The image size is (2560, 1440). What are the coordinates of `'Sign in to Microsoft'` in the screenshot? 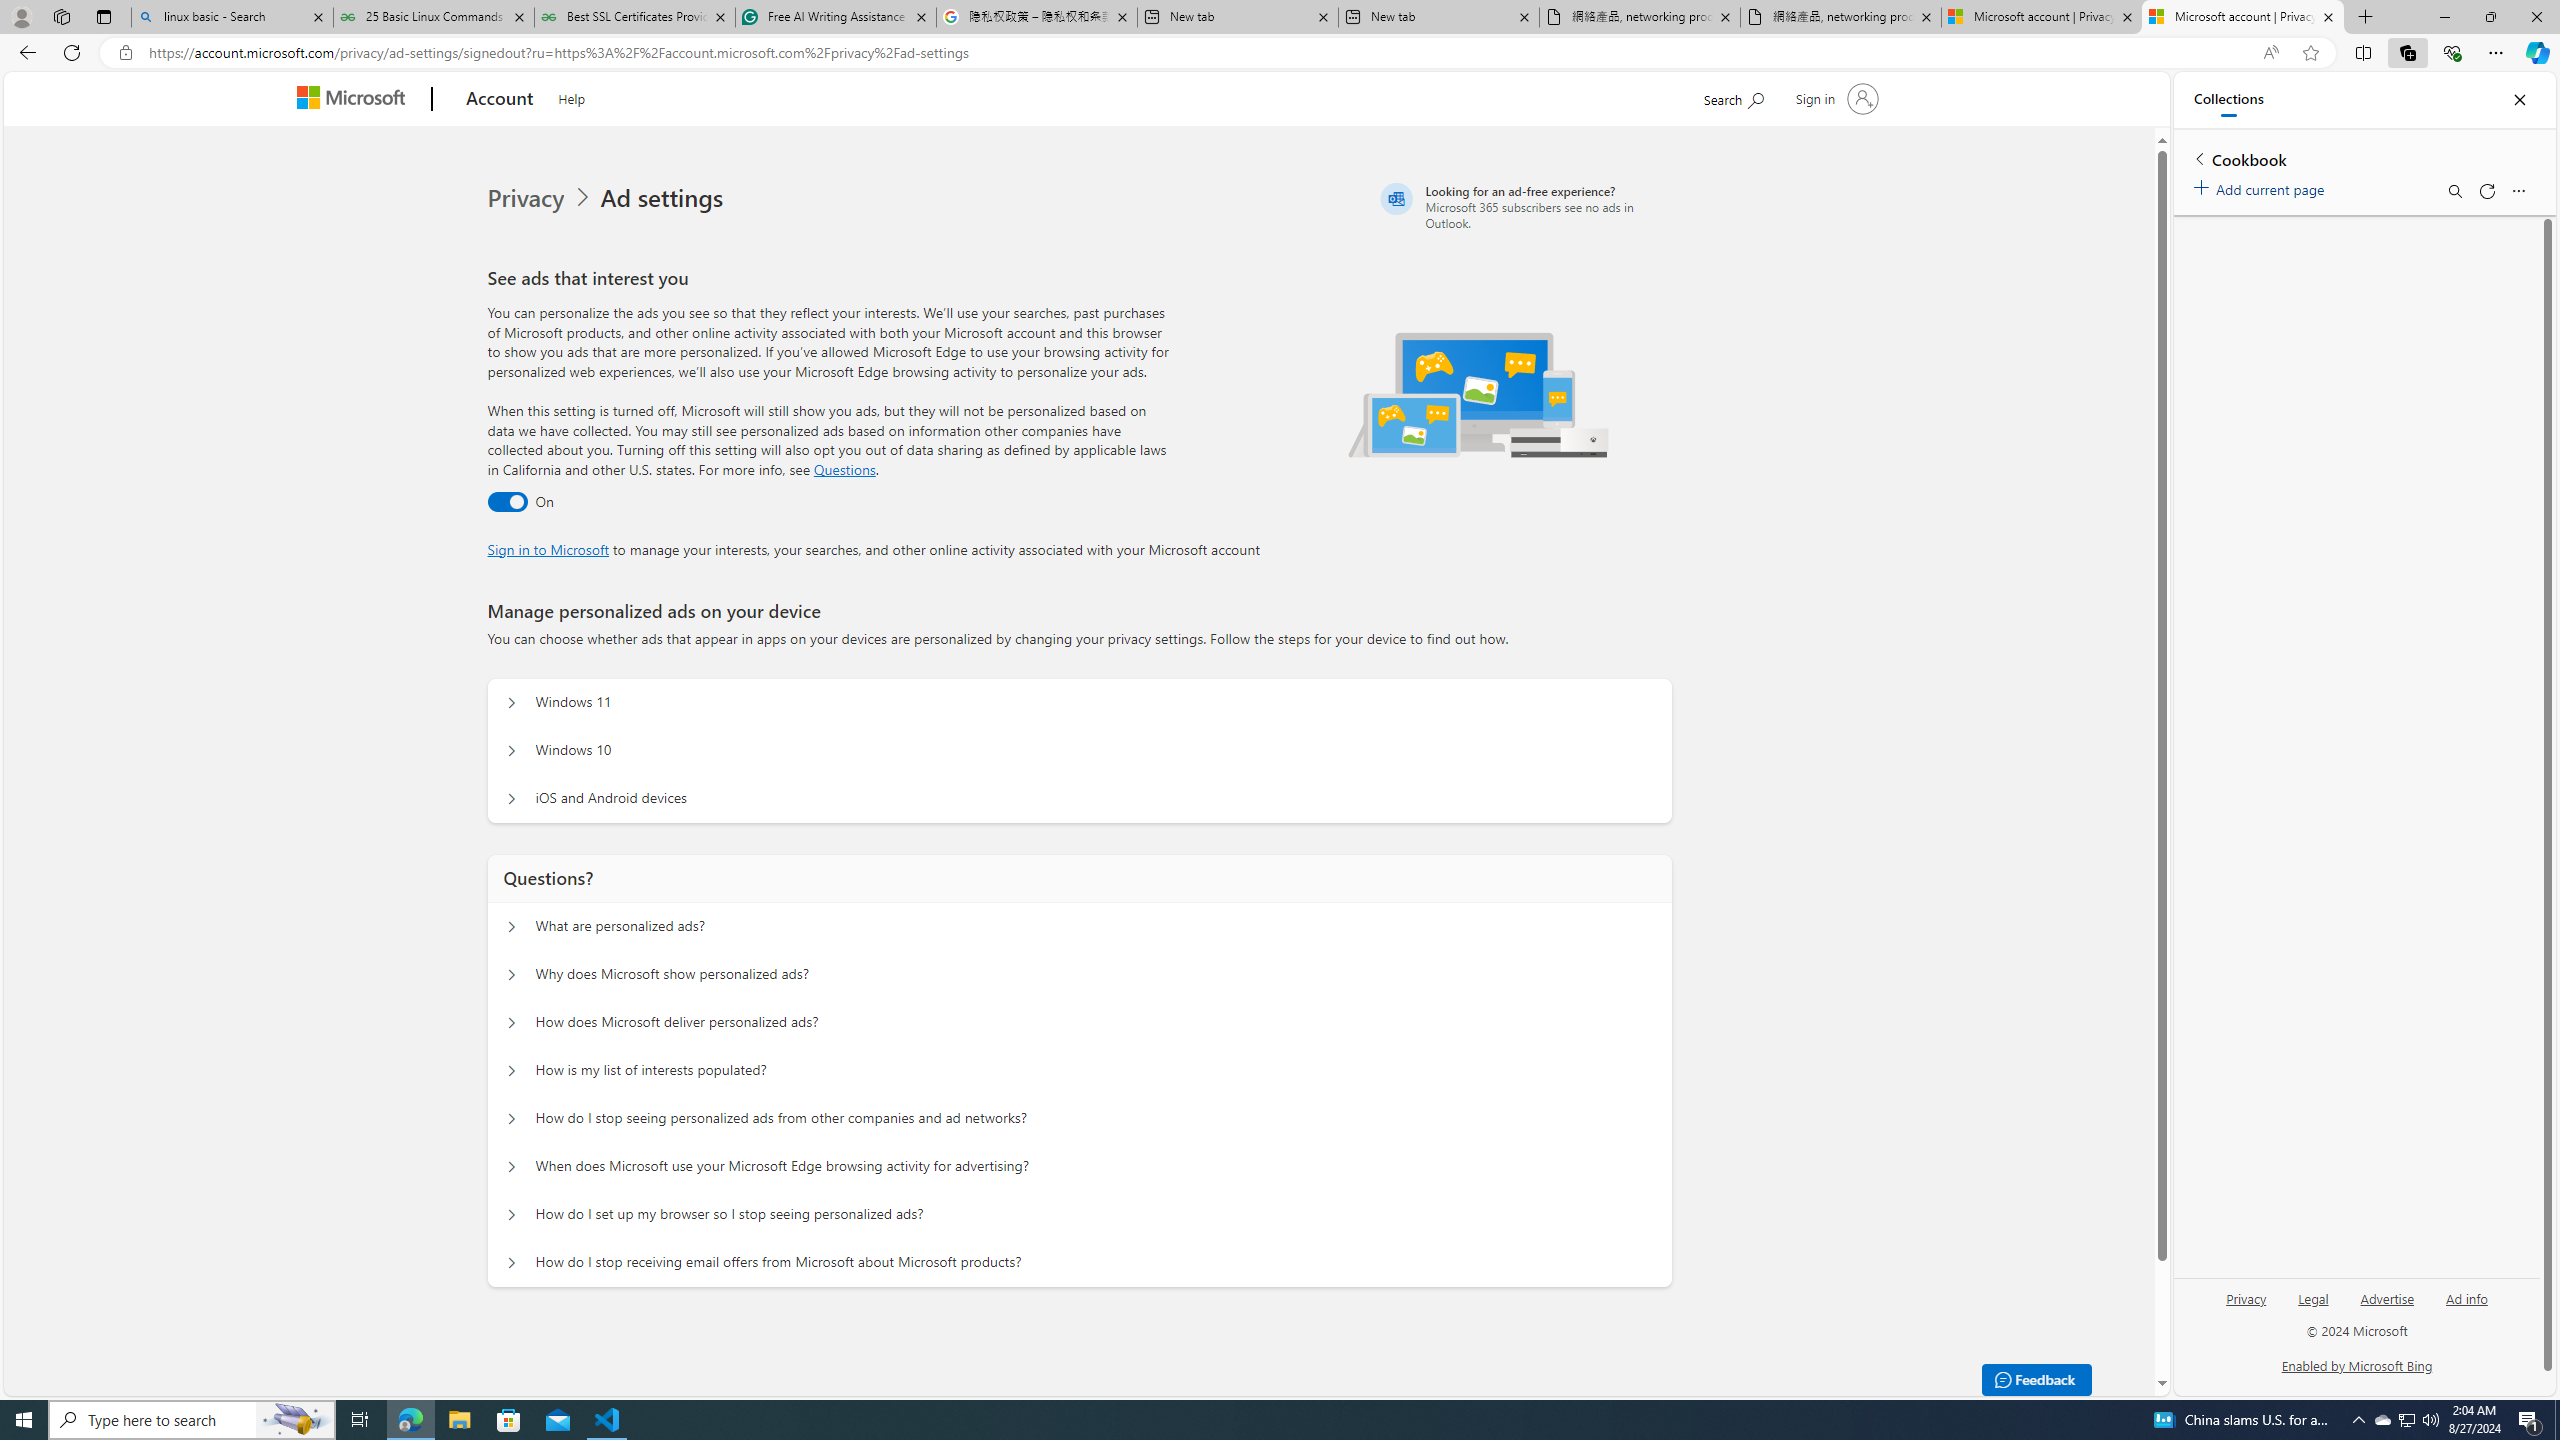 It's located at (546, 547).